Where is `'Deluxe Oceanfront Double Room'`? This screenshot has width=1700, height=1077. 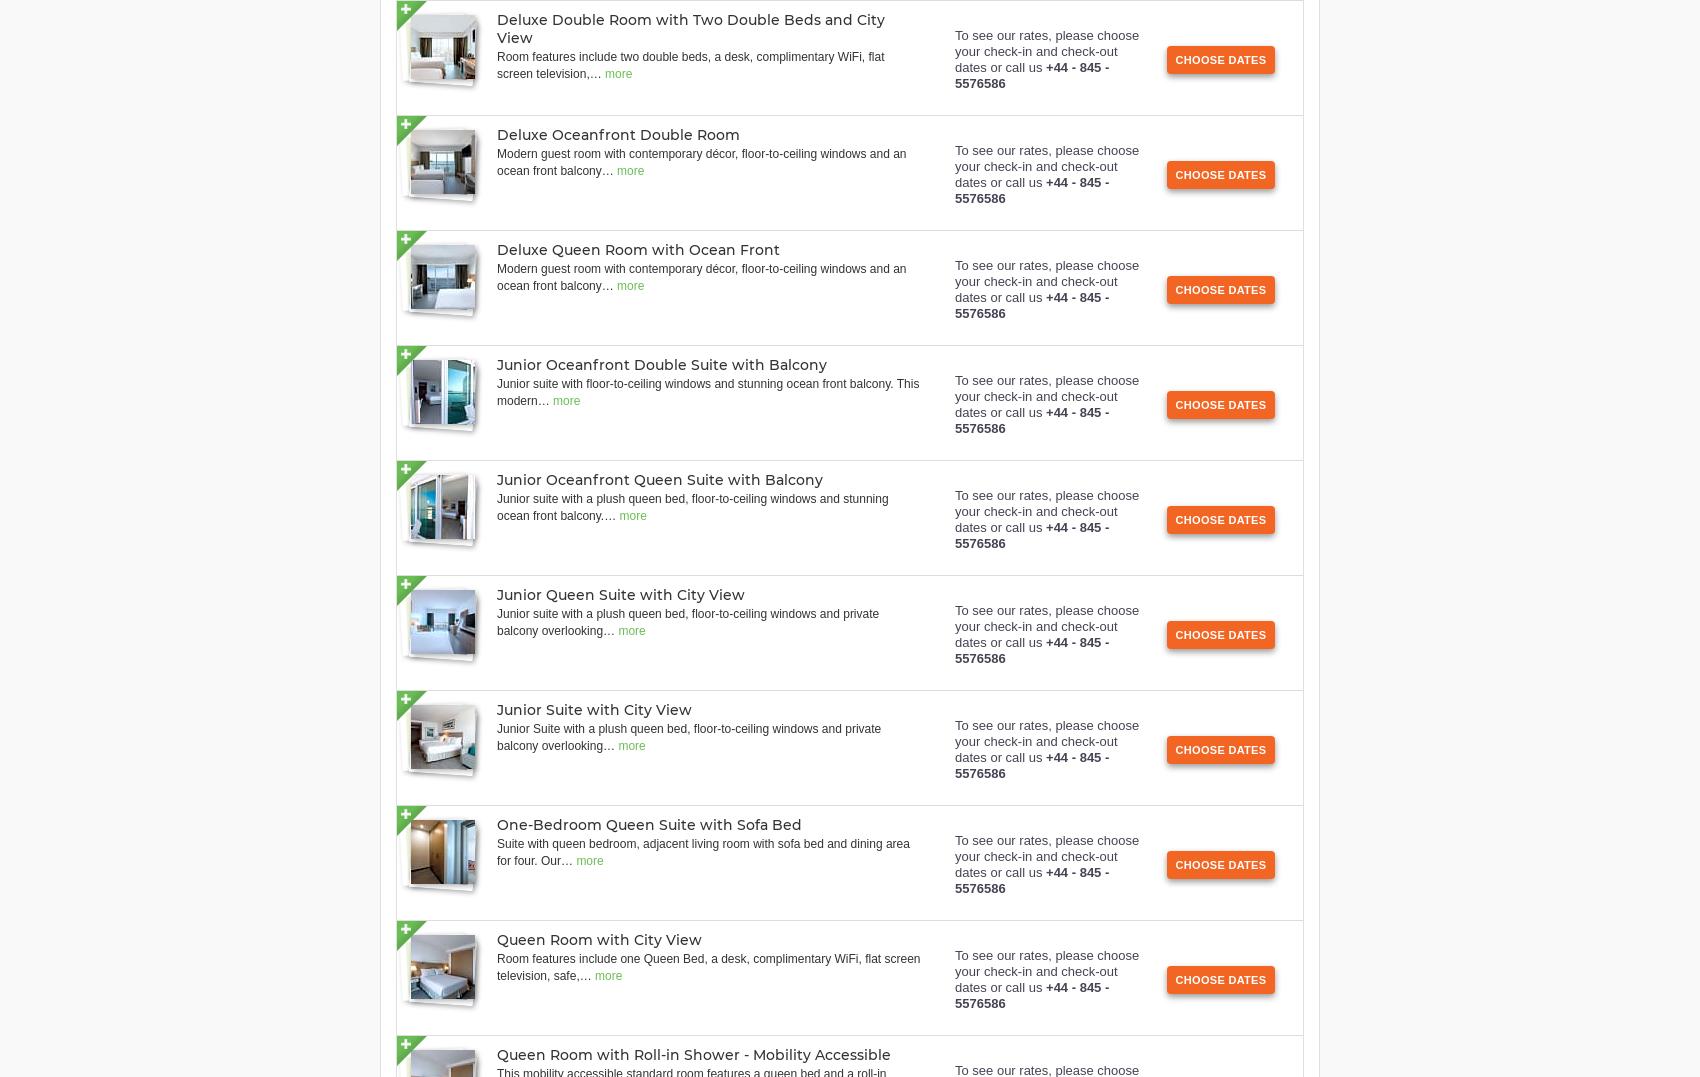 'Deluxe Oceanfront Double Room' is located at coordinates (617, 134).